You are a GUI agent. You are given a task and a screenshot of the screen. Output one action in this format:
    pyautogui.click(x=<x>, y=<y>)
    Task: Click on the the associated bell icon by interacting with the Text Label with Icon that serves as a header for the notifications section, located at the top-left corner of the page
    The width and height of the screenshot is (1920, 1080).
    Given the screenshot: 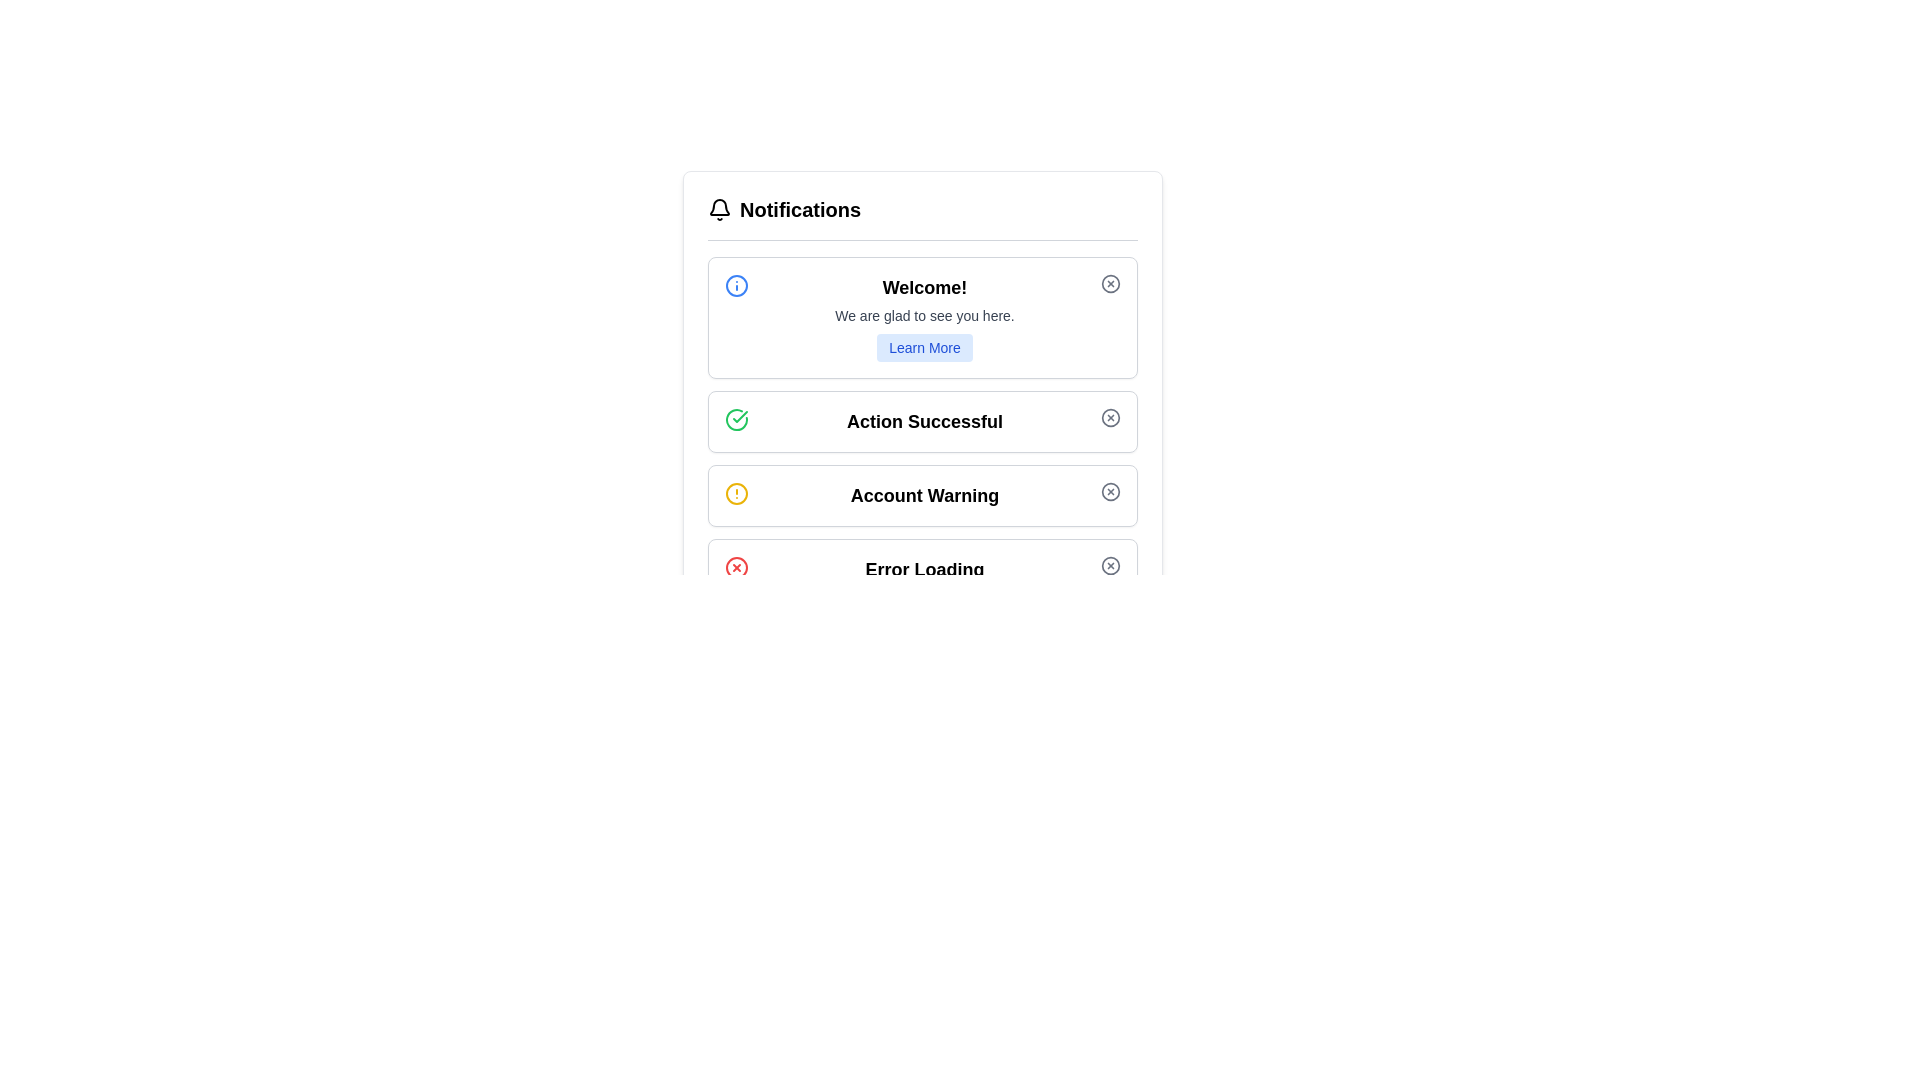 What is the action you would take?
    pyautogui.click(x=783, y=209)
    